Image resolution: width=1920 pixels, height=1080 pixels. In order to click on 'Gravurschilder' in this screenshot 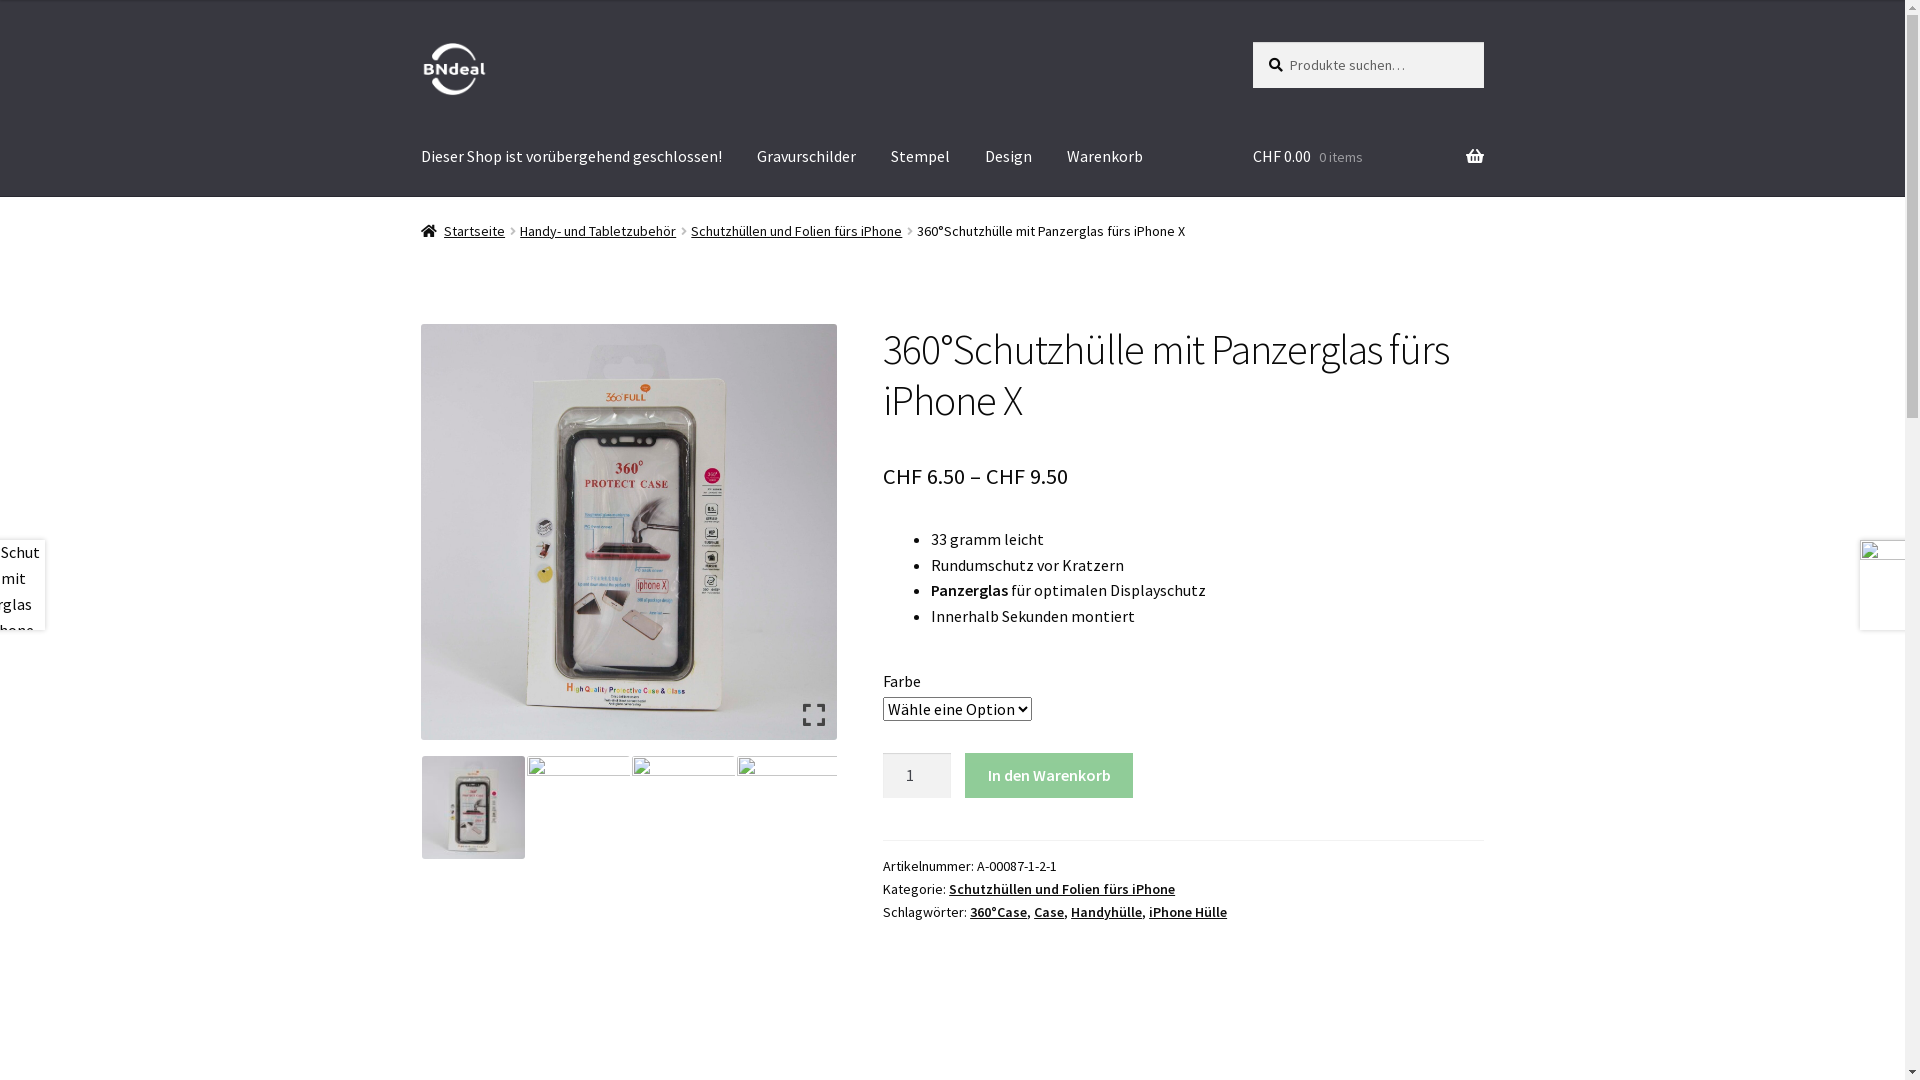, I will do `click(806, 156)`.